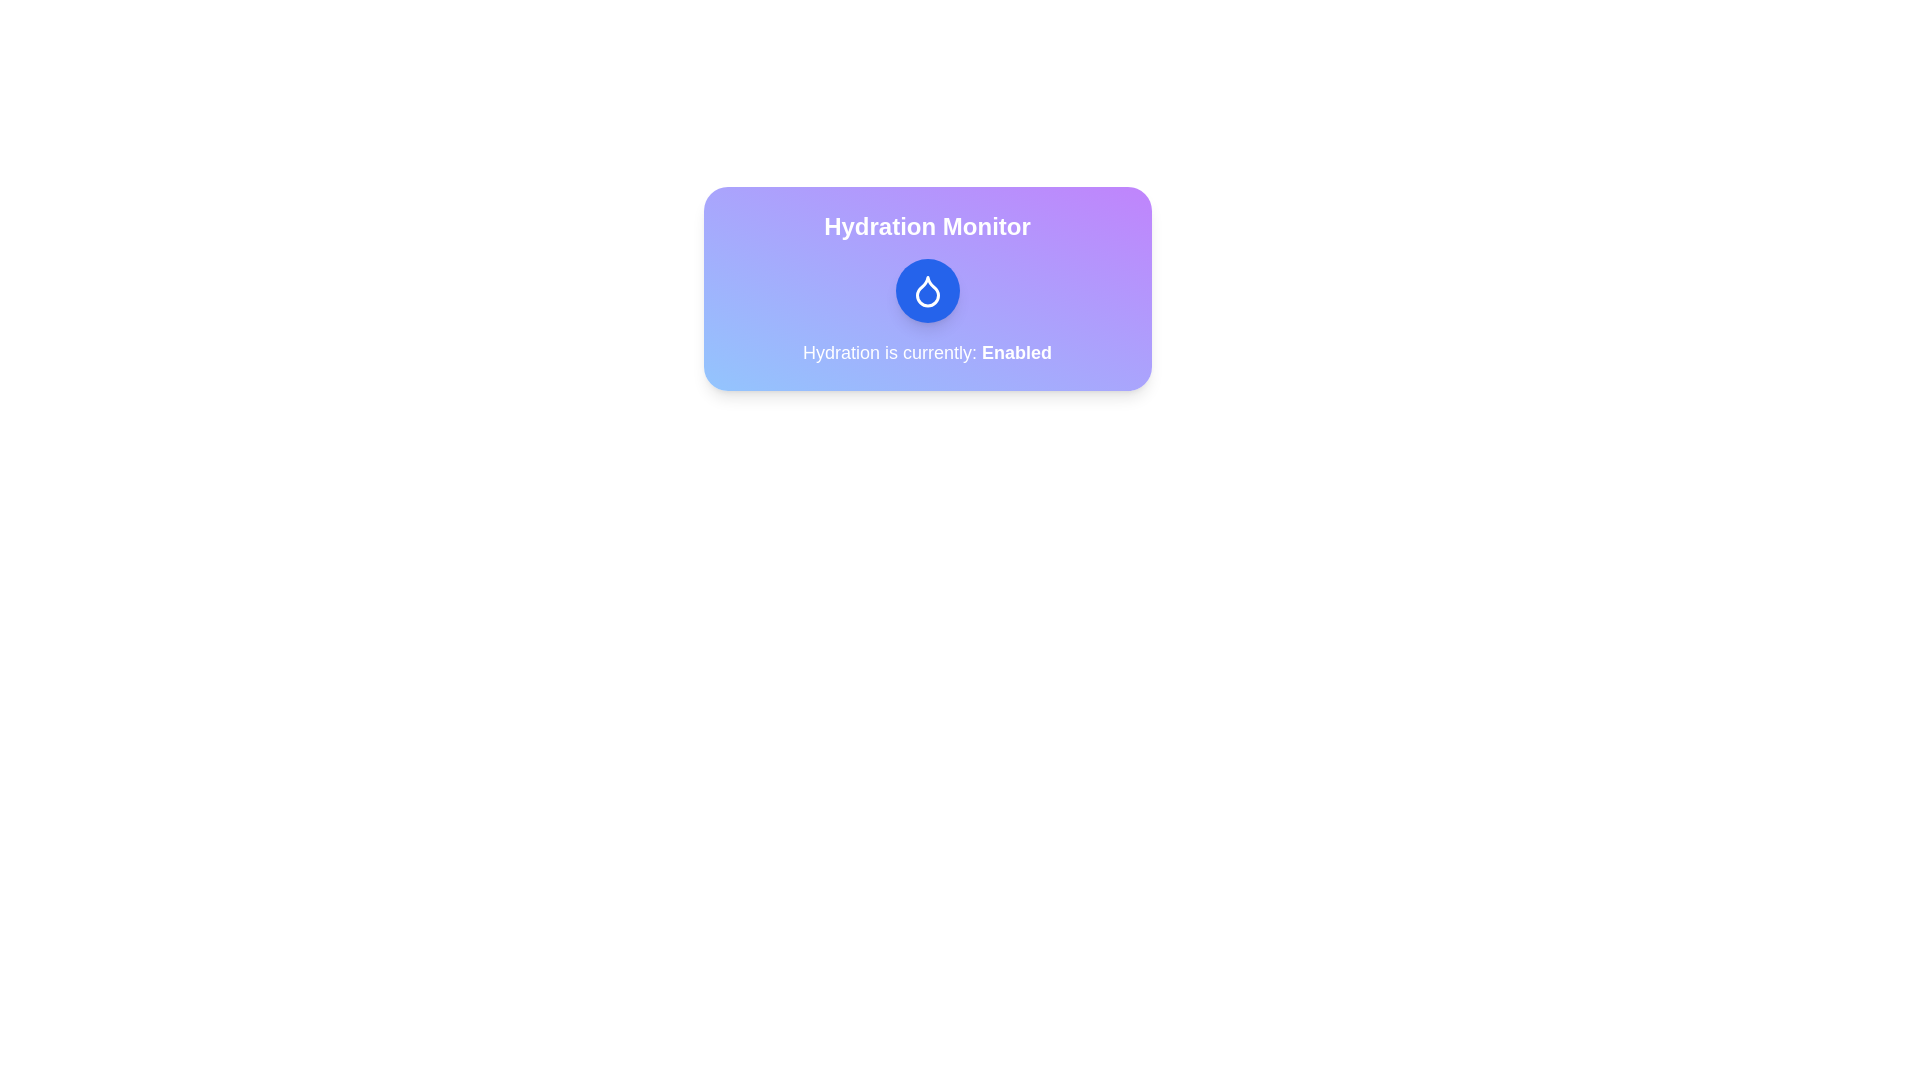  What do you see at coordinates (926, 290) in the screenshot?
I see `the hydration monitor toggle button to change its state` at bounding box center [926, 290].